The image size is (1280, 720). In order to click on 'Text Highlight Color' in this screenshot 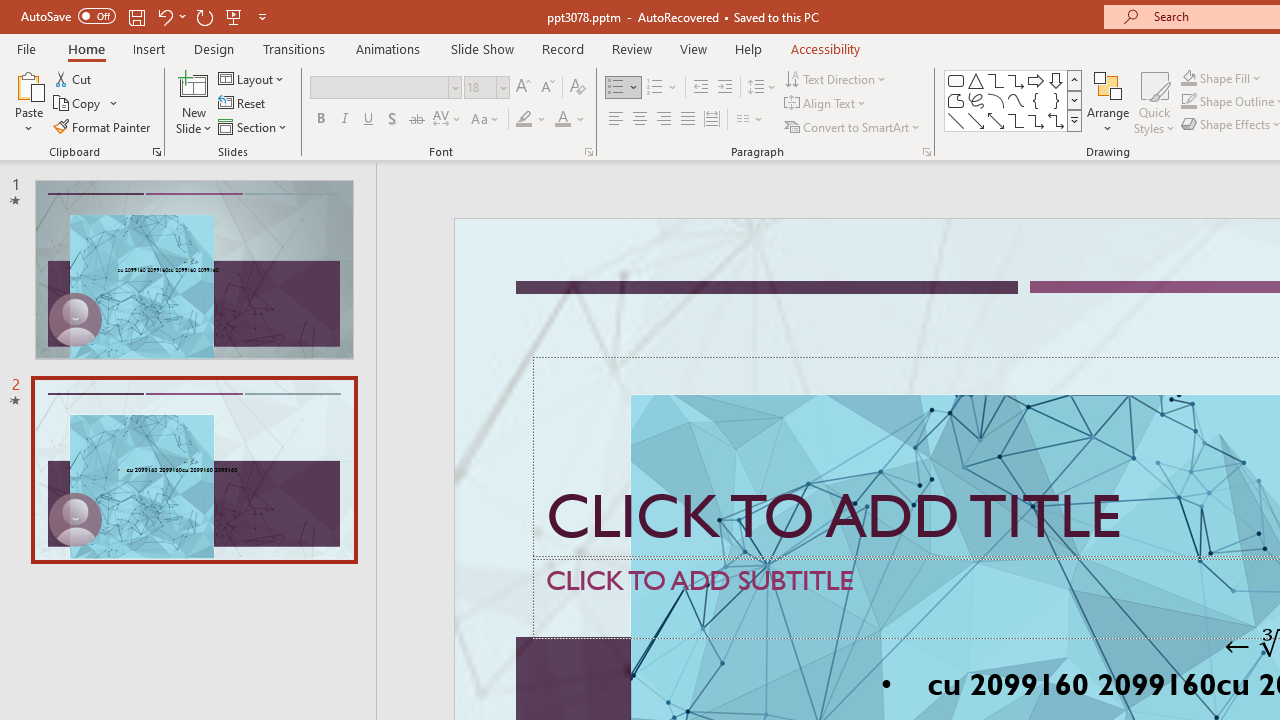, I will do `click(531, 119)`.